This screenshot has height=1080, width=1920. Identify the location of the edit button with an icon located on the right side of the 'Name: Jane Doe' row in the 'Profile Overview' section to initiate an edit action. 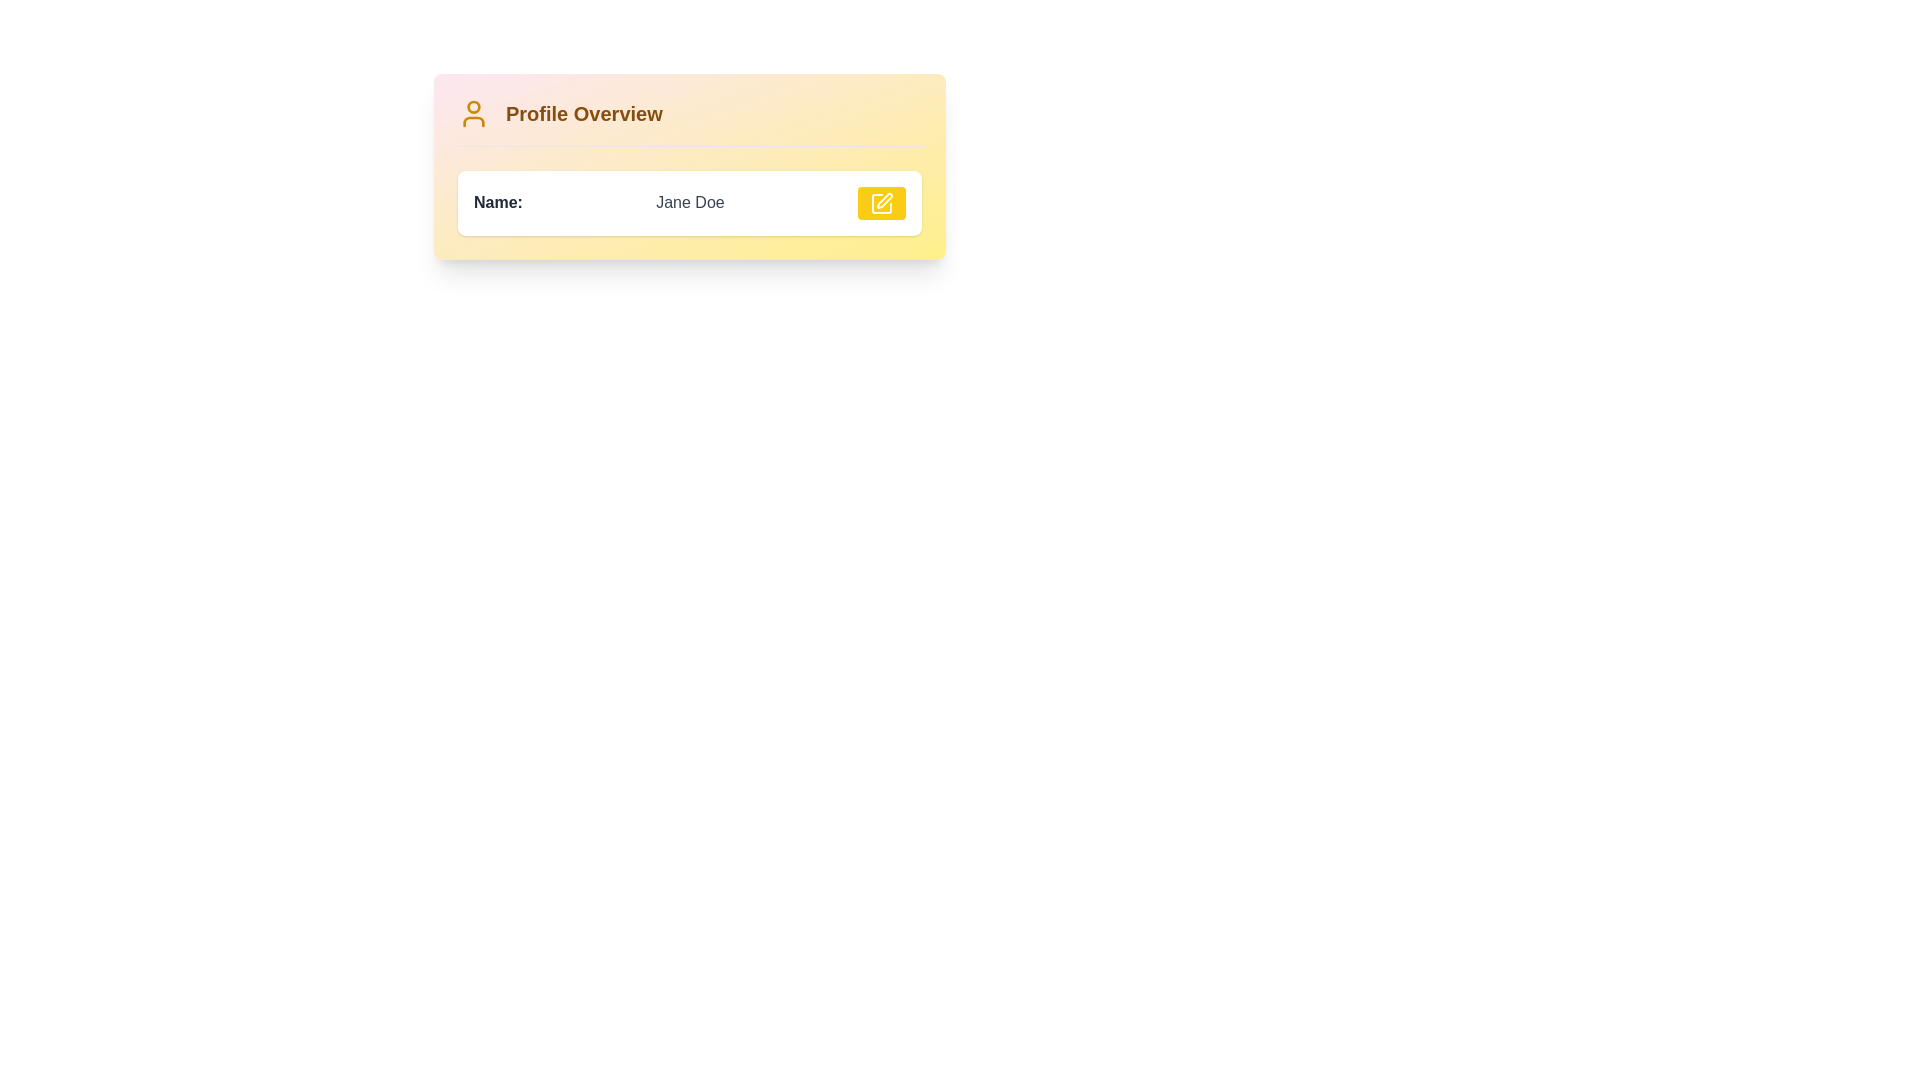
(881, 203).